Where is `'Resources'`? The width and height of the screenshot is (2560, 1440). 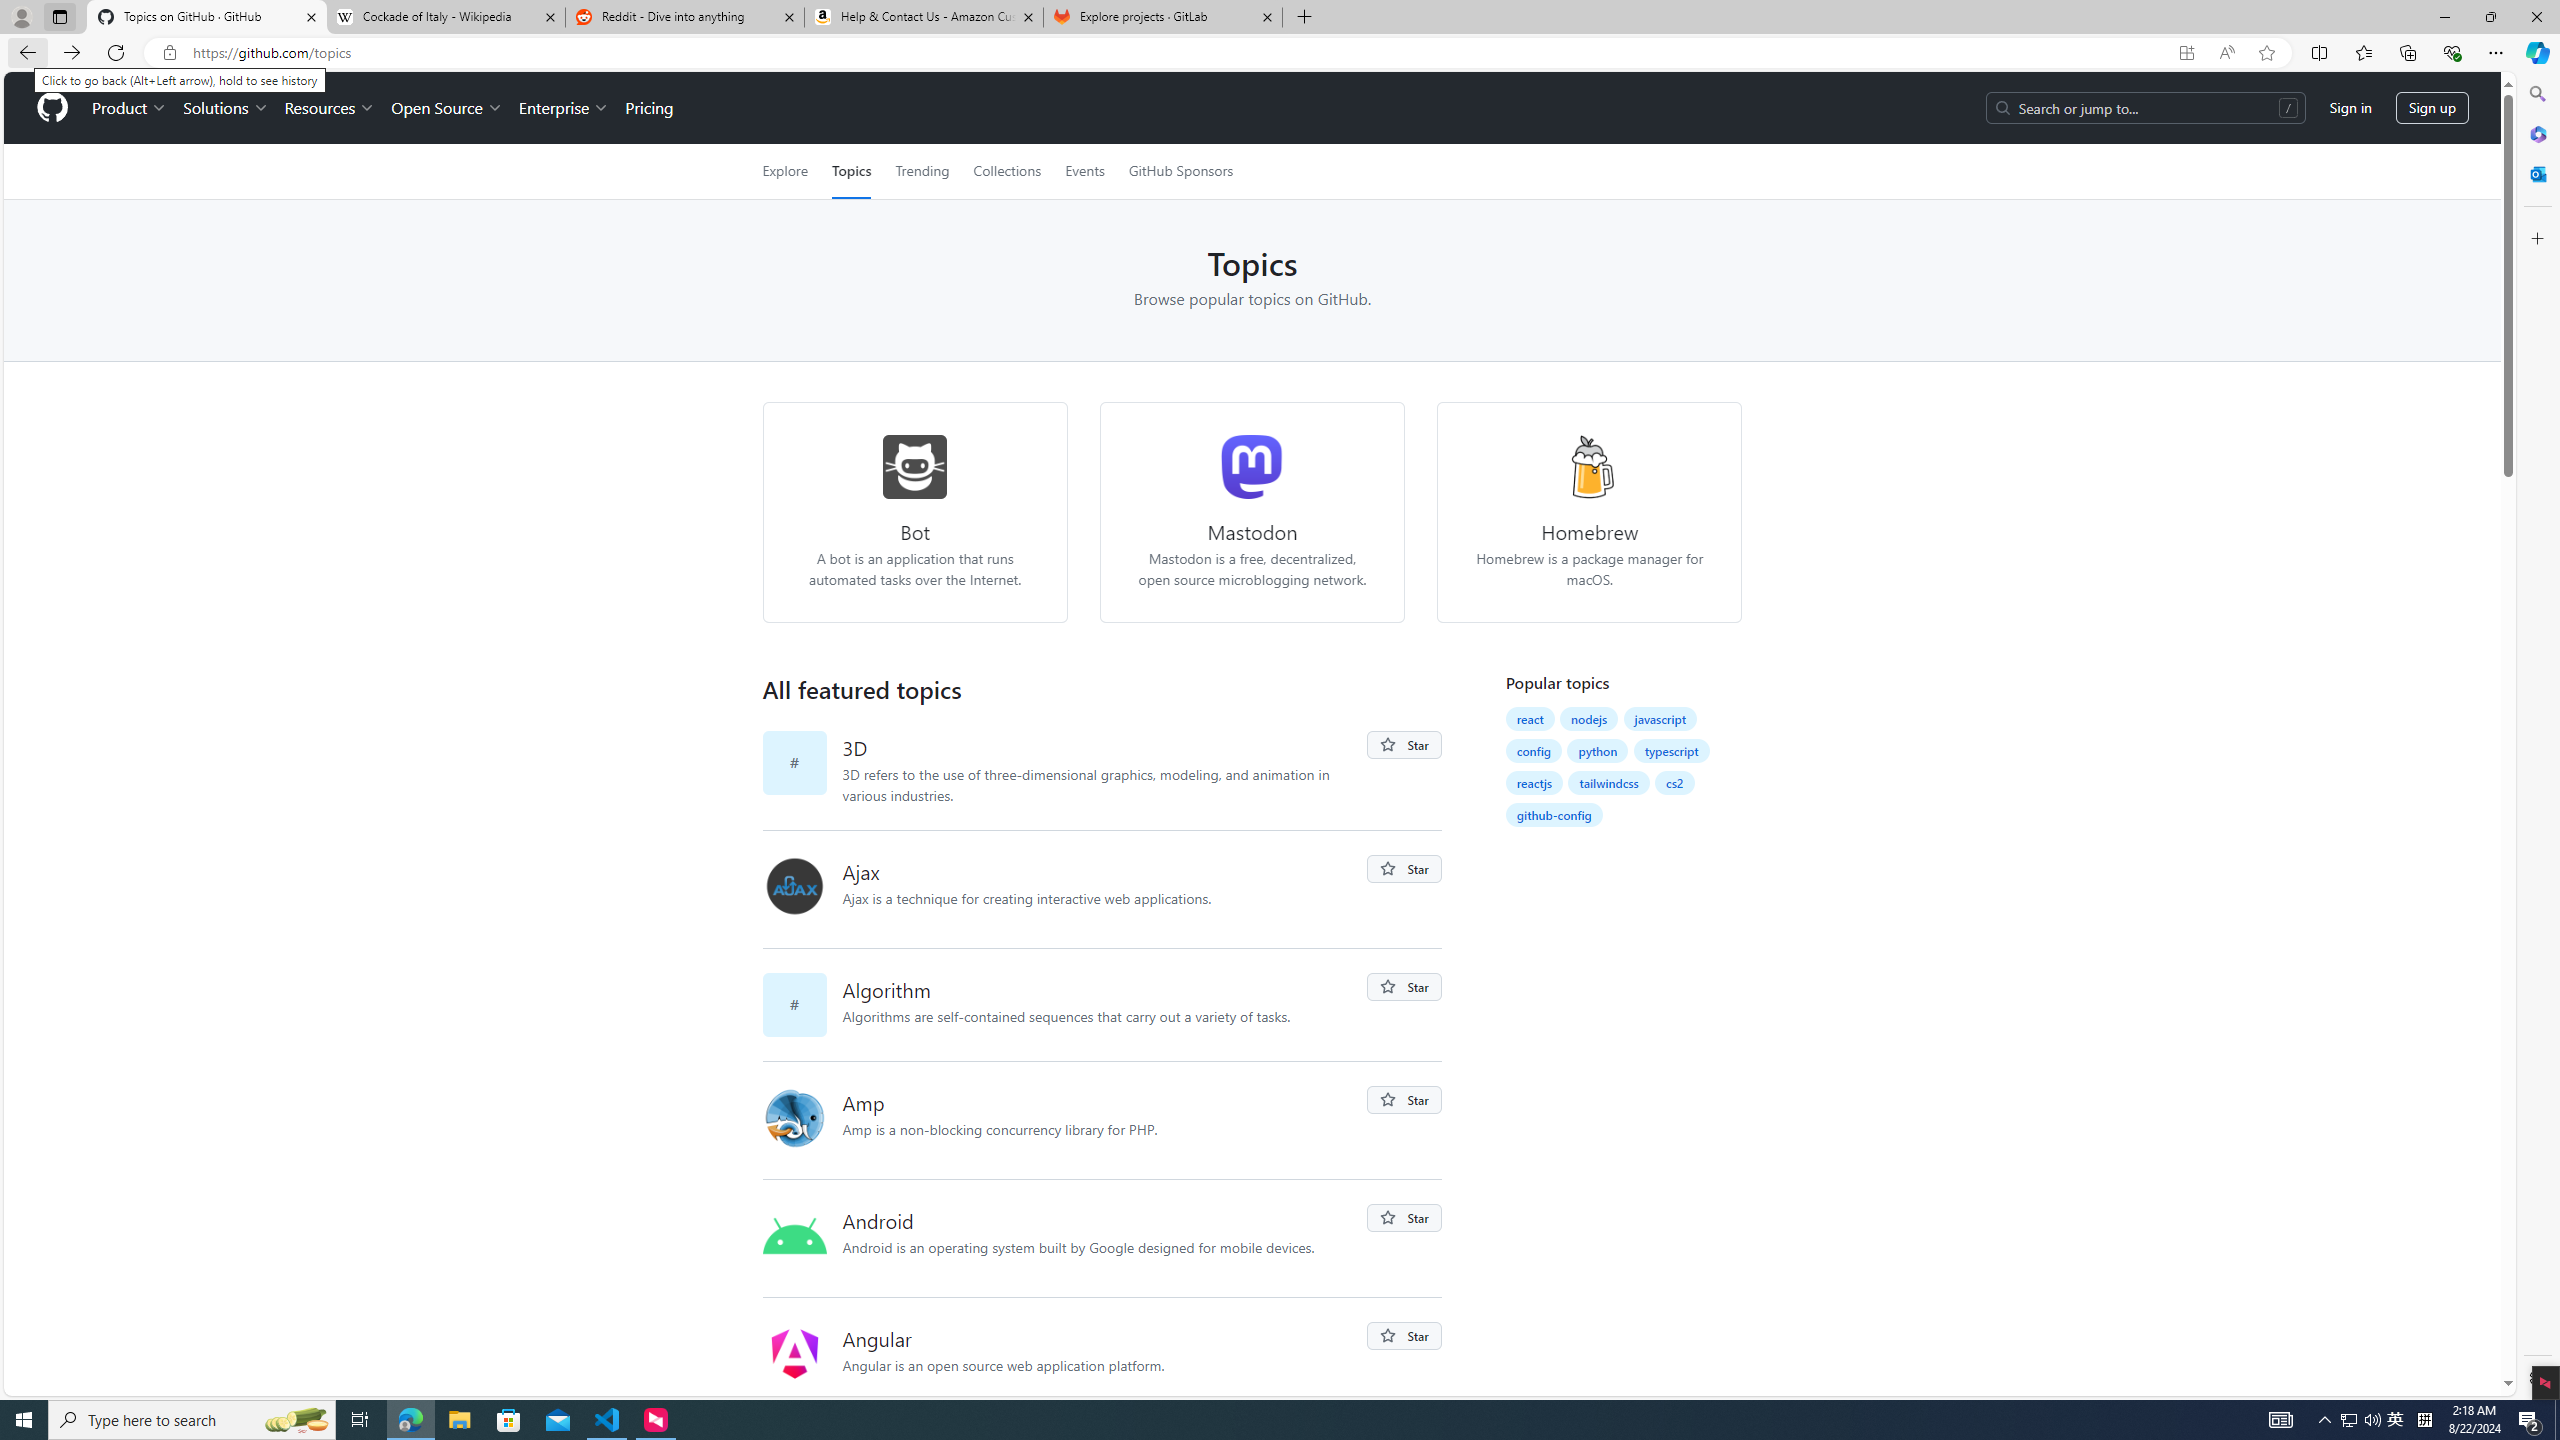
'Resources' is located at coordinates (330, 107).